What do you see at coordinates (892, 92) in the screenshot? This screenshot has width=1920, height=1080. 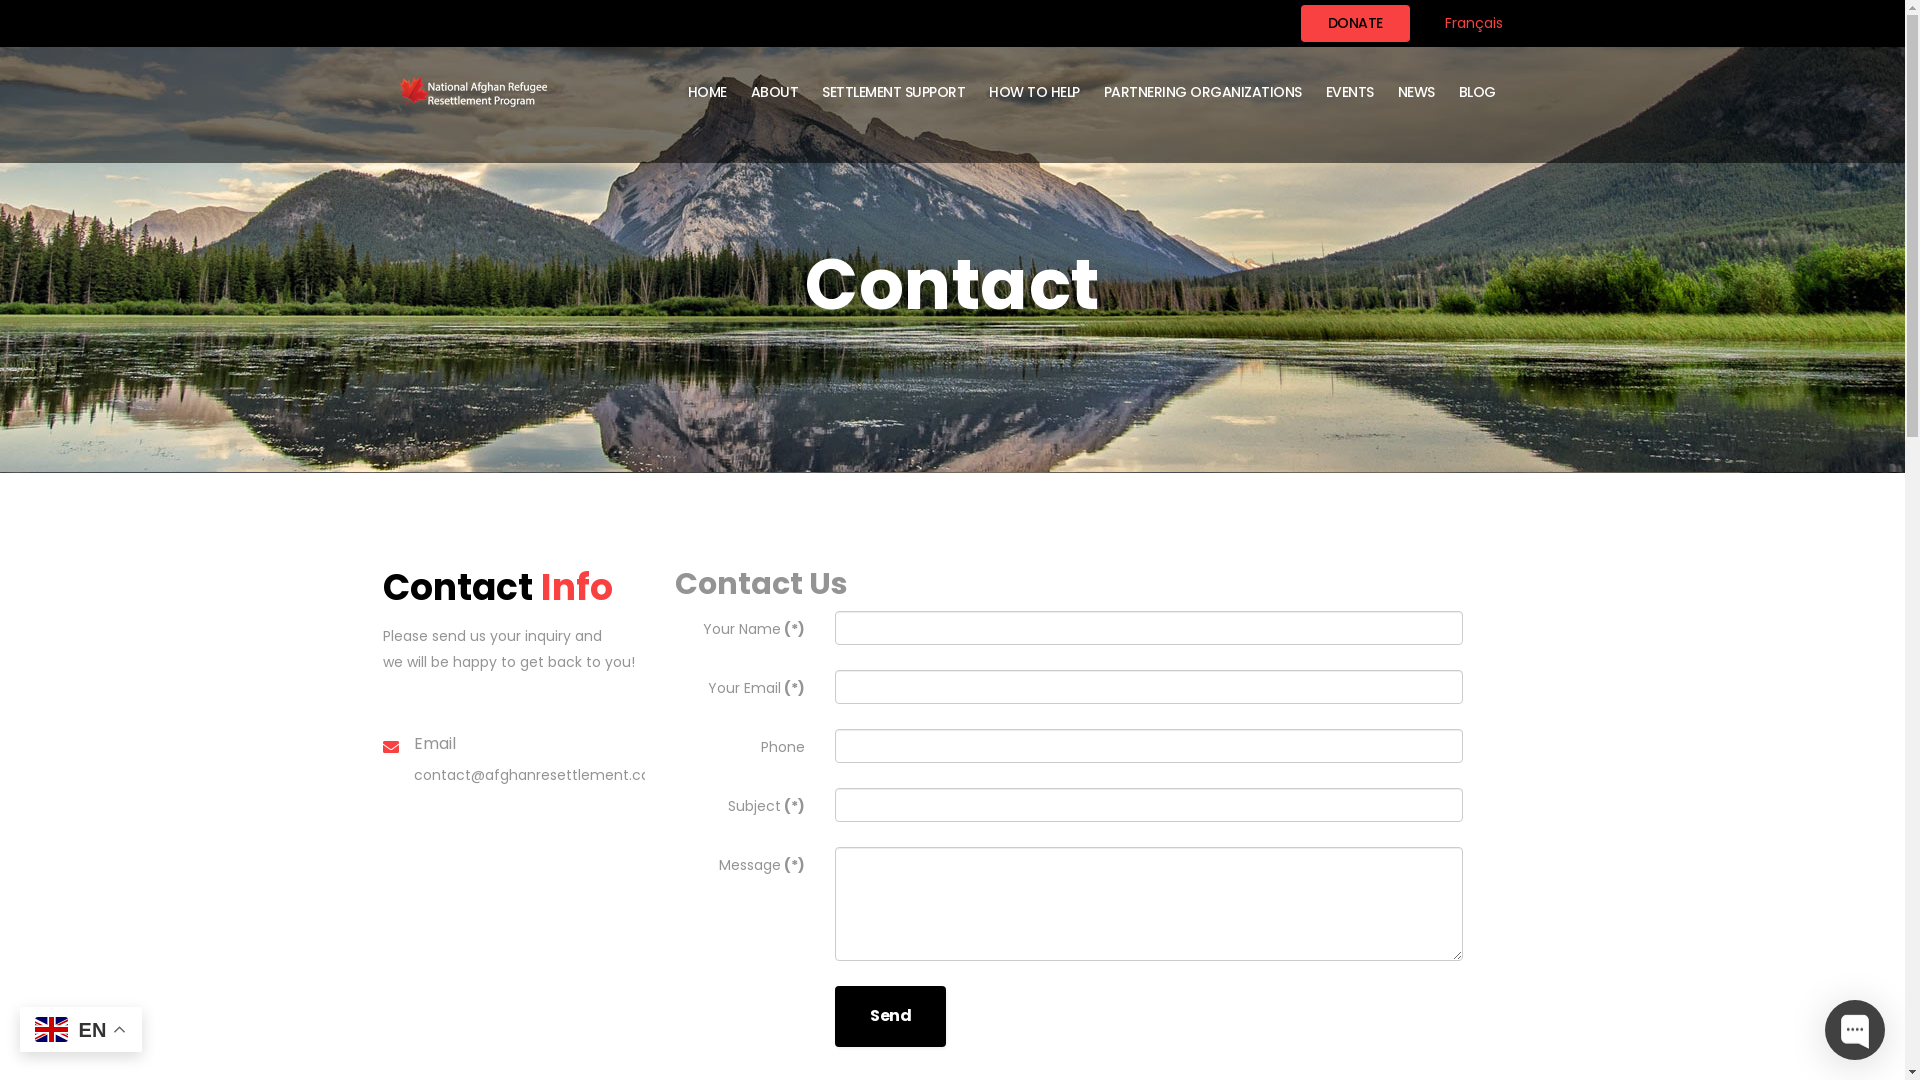 I see `'SETTLEMENT SUPPORT'` at bounding box center [892, 92].